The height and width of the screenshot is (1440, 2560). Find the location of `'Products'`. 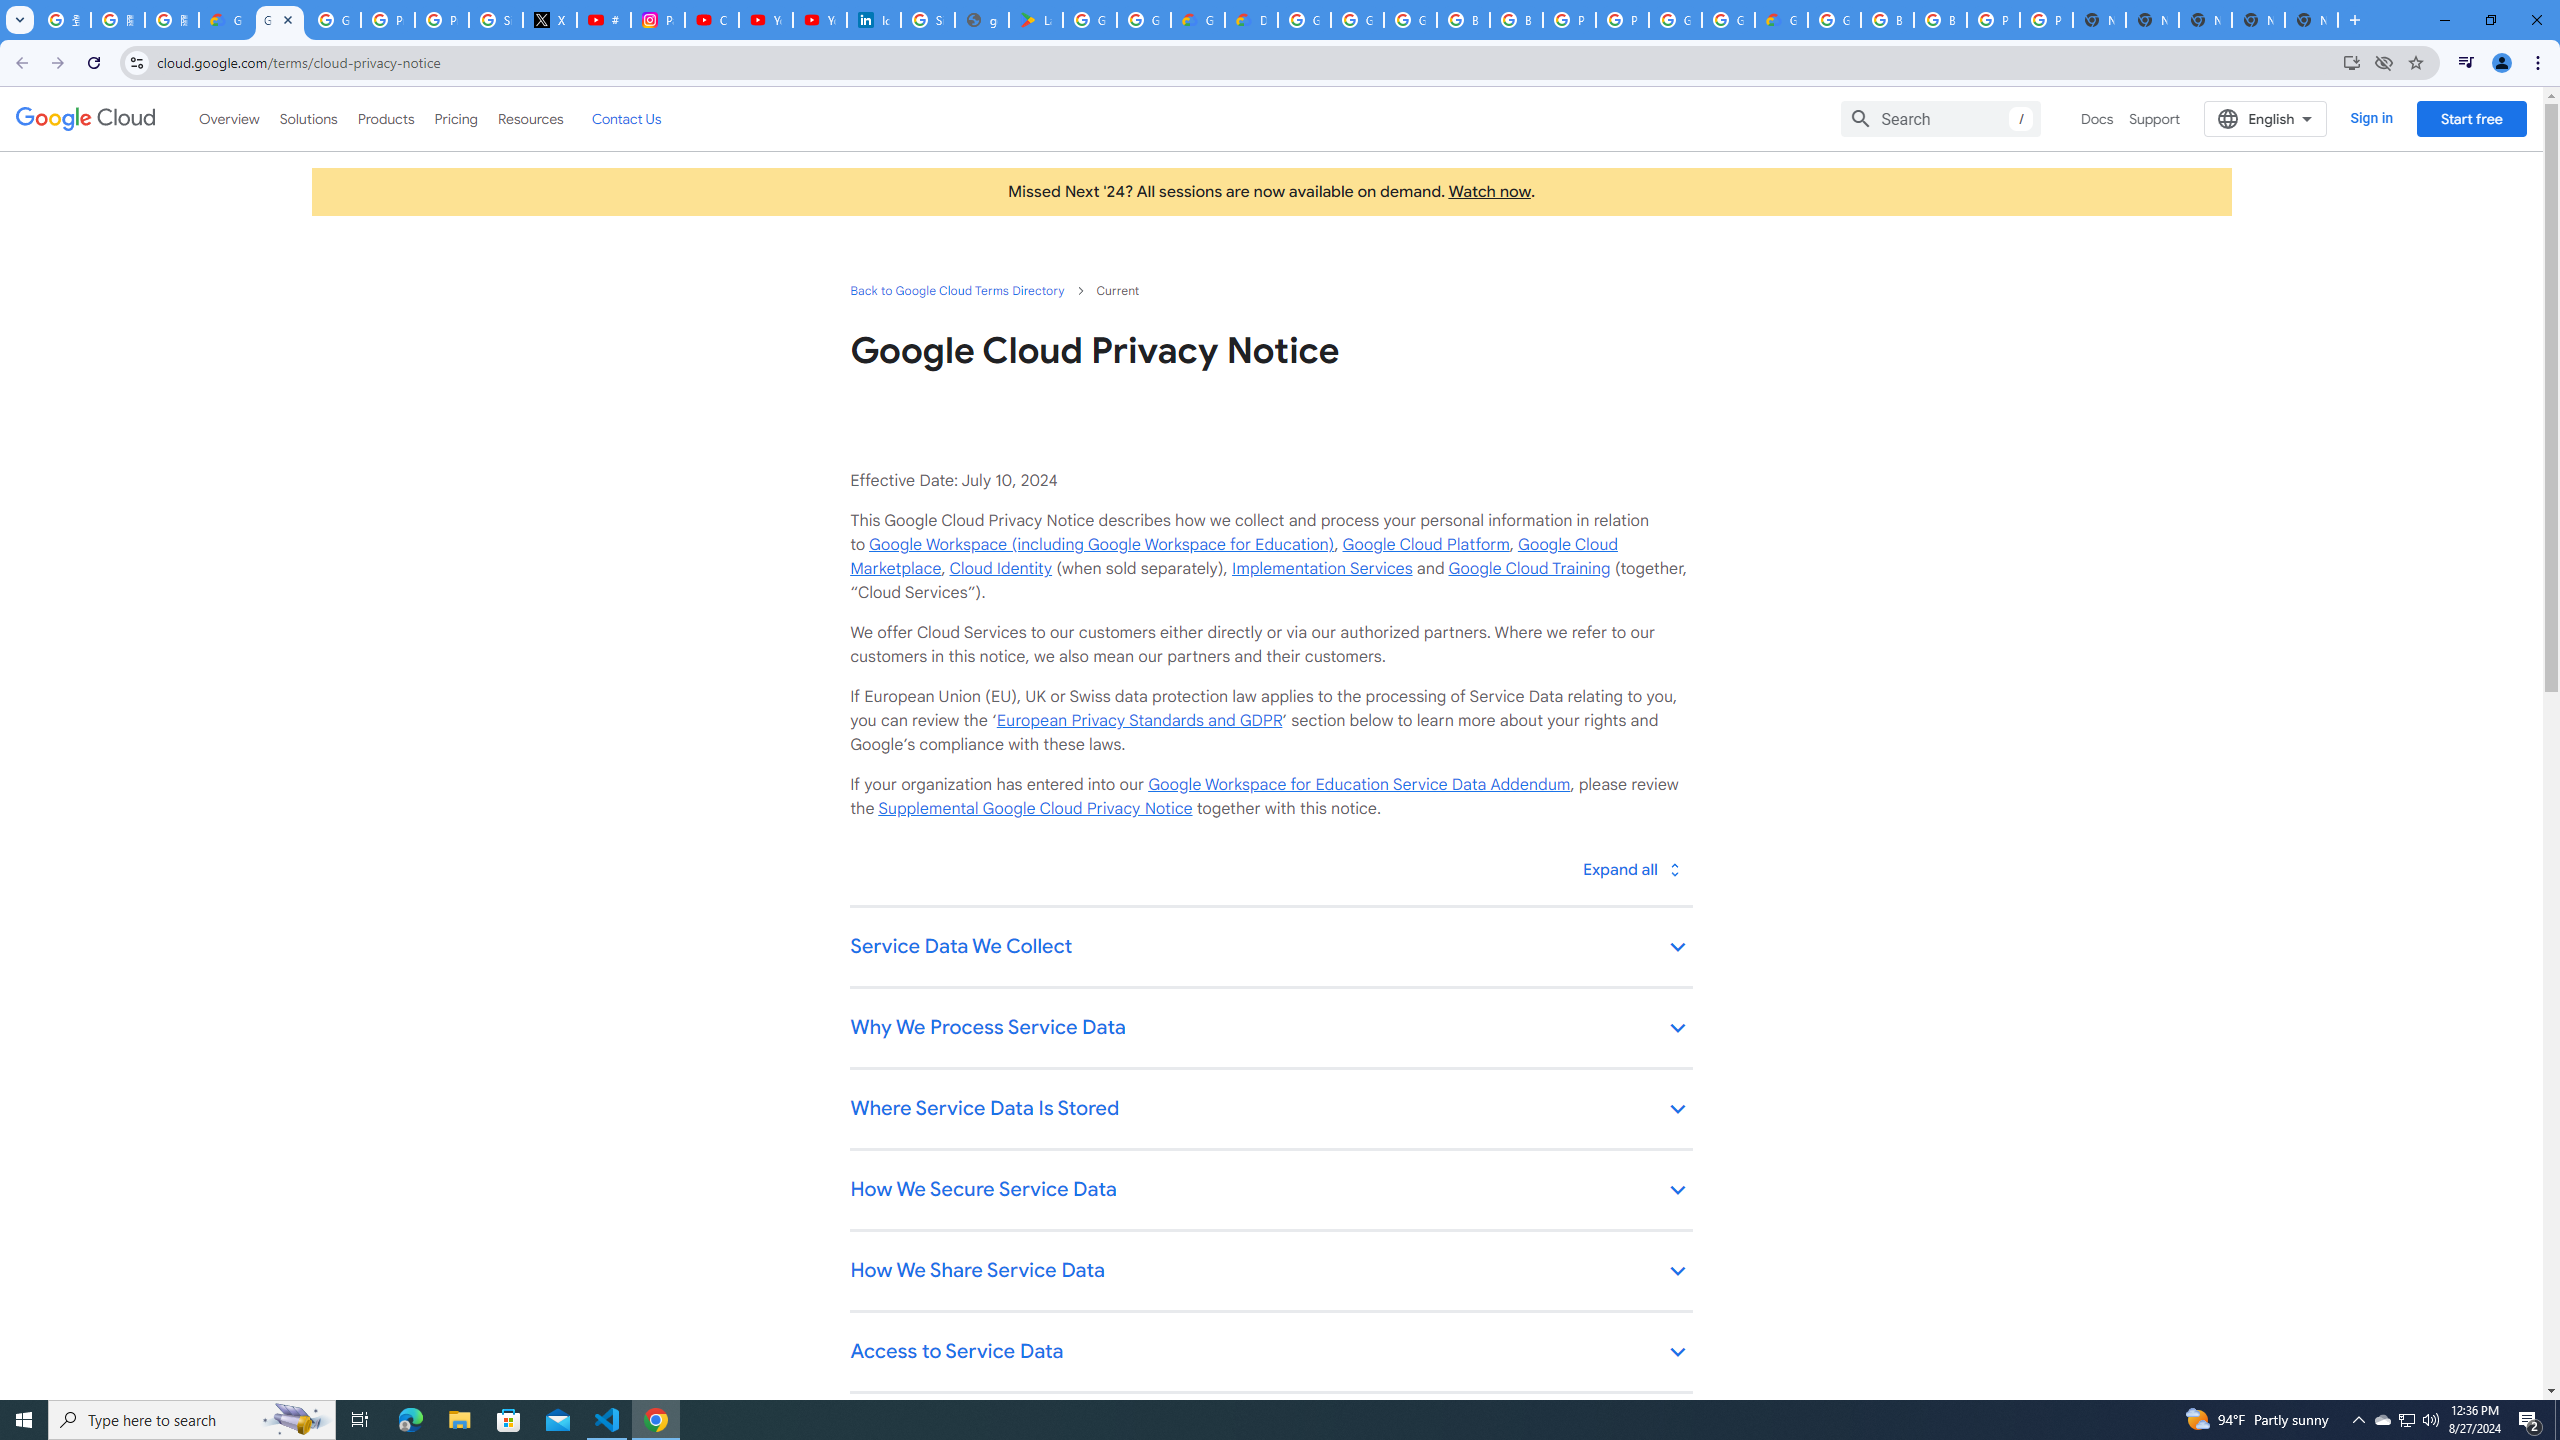

'Products' is located at coordinates (384, 118).